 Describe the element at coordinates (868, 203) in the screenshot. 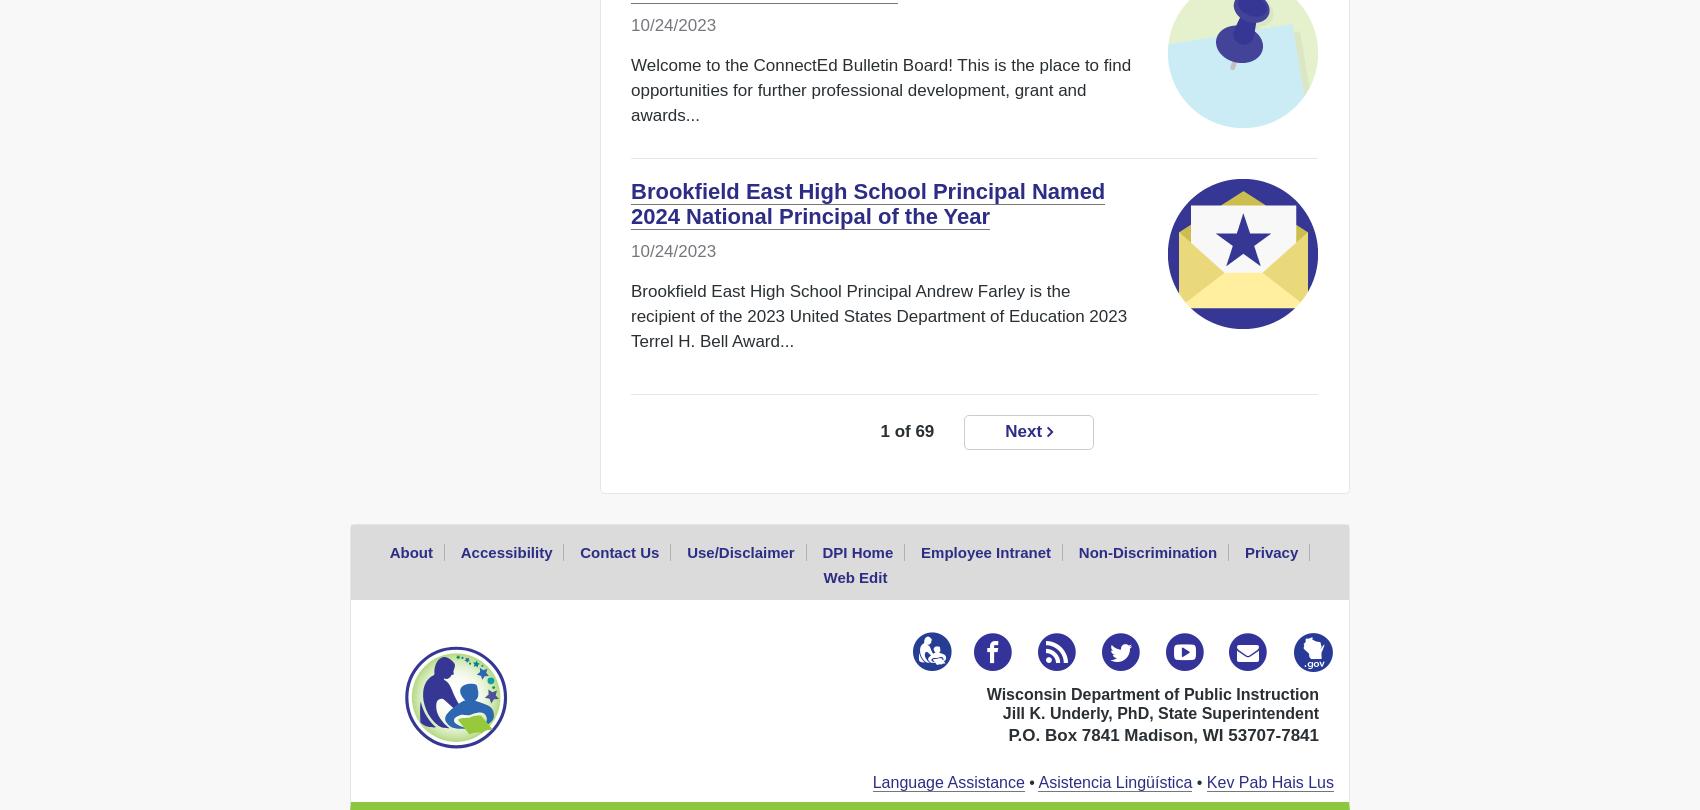

I see `'Brookfield East High School Principal Named 2024 National Principal of the Year'` at that location.